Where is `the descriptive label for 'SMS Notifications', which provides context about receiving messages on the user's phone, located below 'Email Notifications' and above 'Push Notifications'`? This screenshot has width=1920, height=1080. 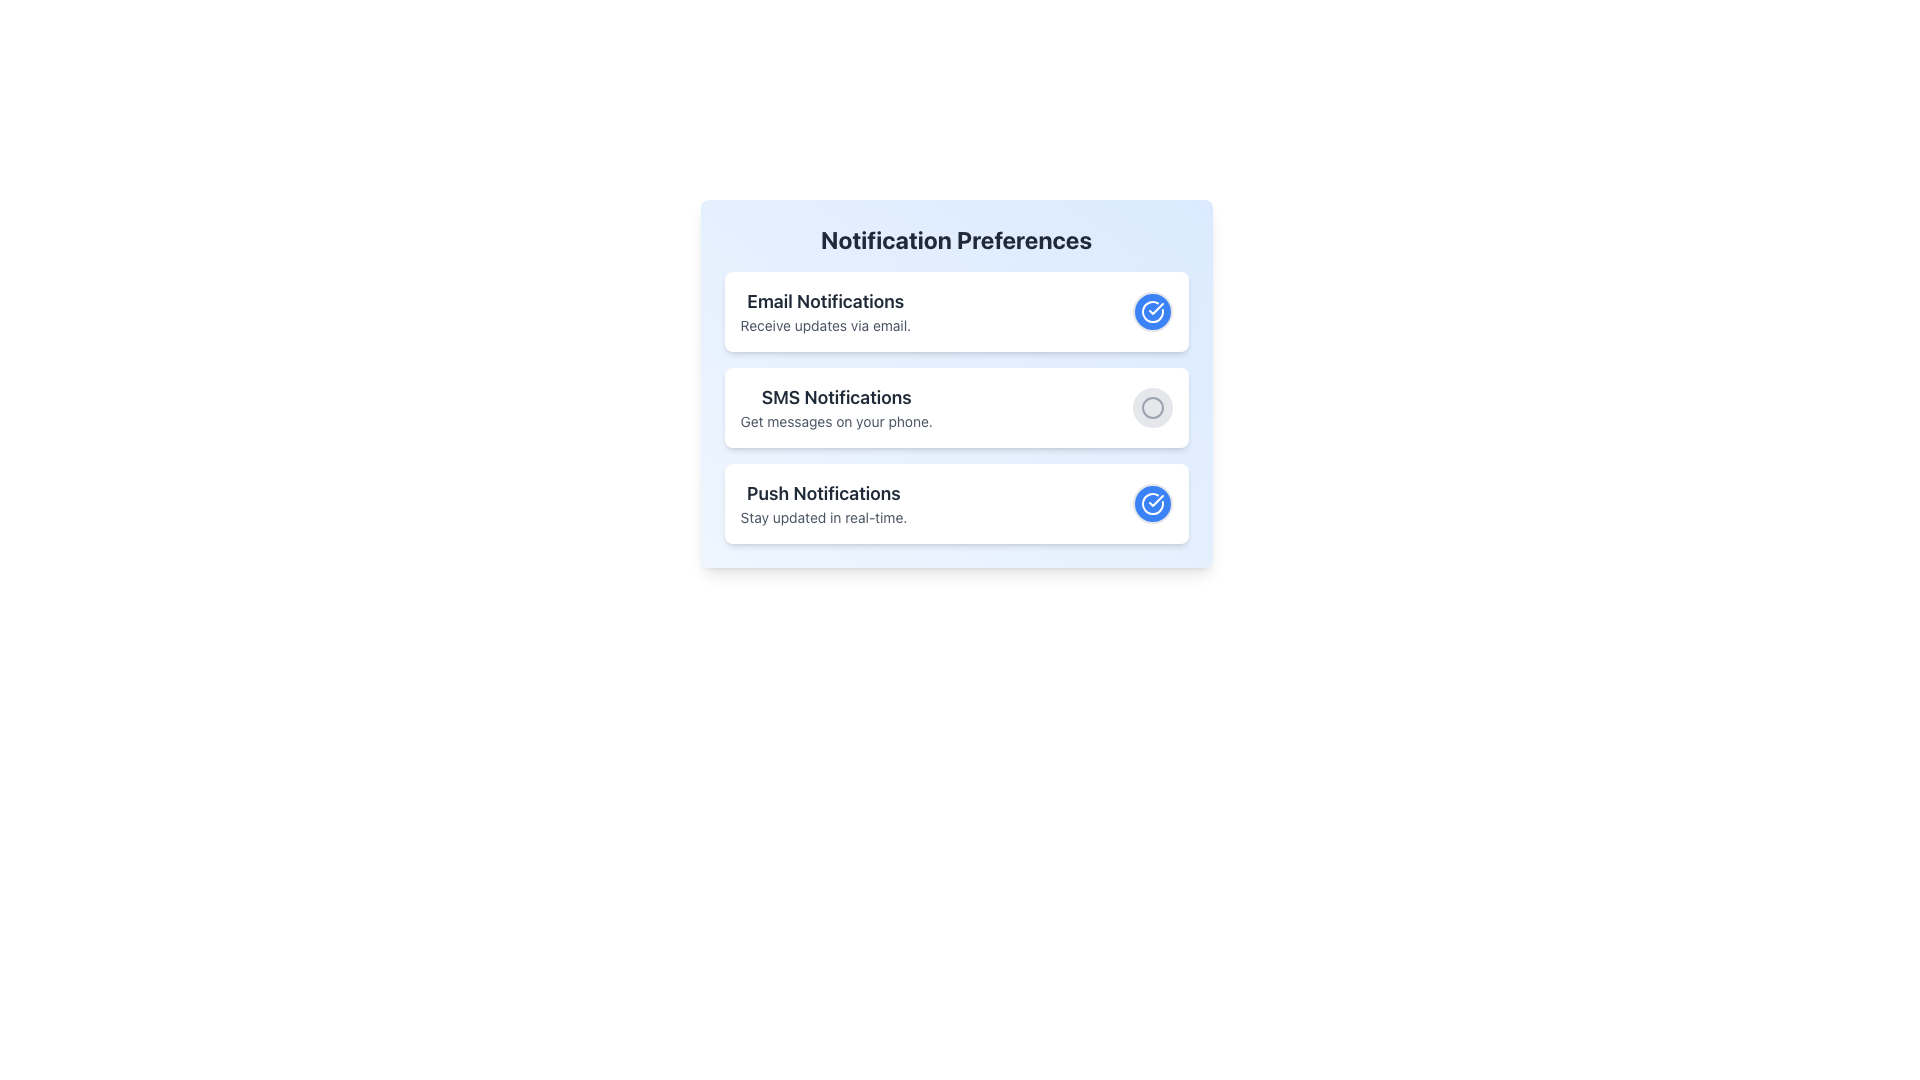 the descriptive label for 'SMS Notifications', which provides context about receiving messages on the user's phone, located below 'Email Notifications' and above 'Push Notifications' is located at coordinates (836, 407).